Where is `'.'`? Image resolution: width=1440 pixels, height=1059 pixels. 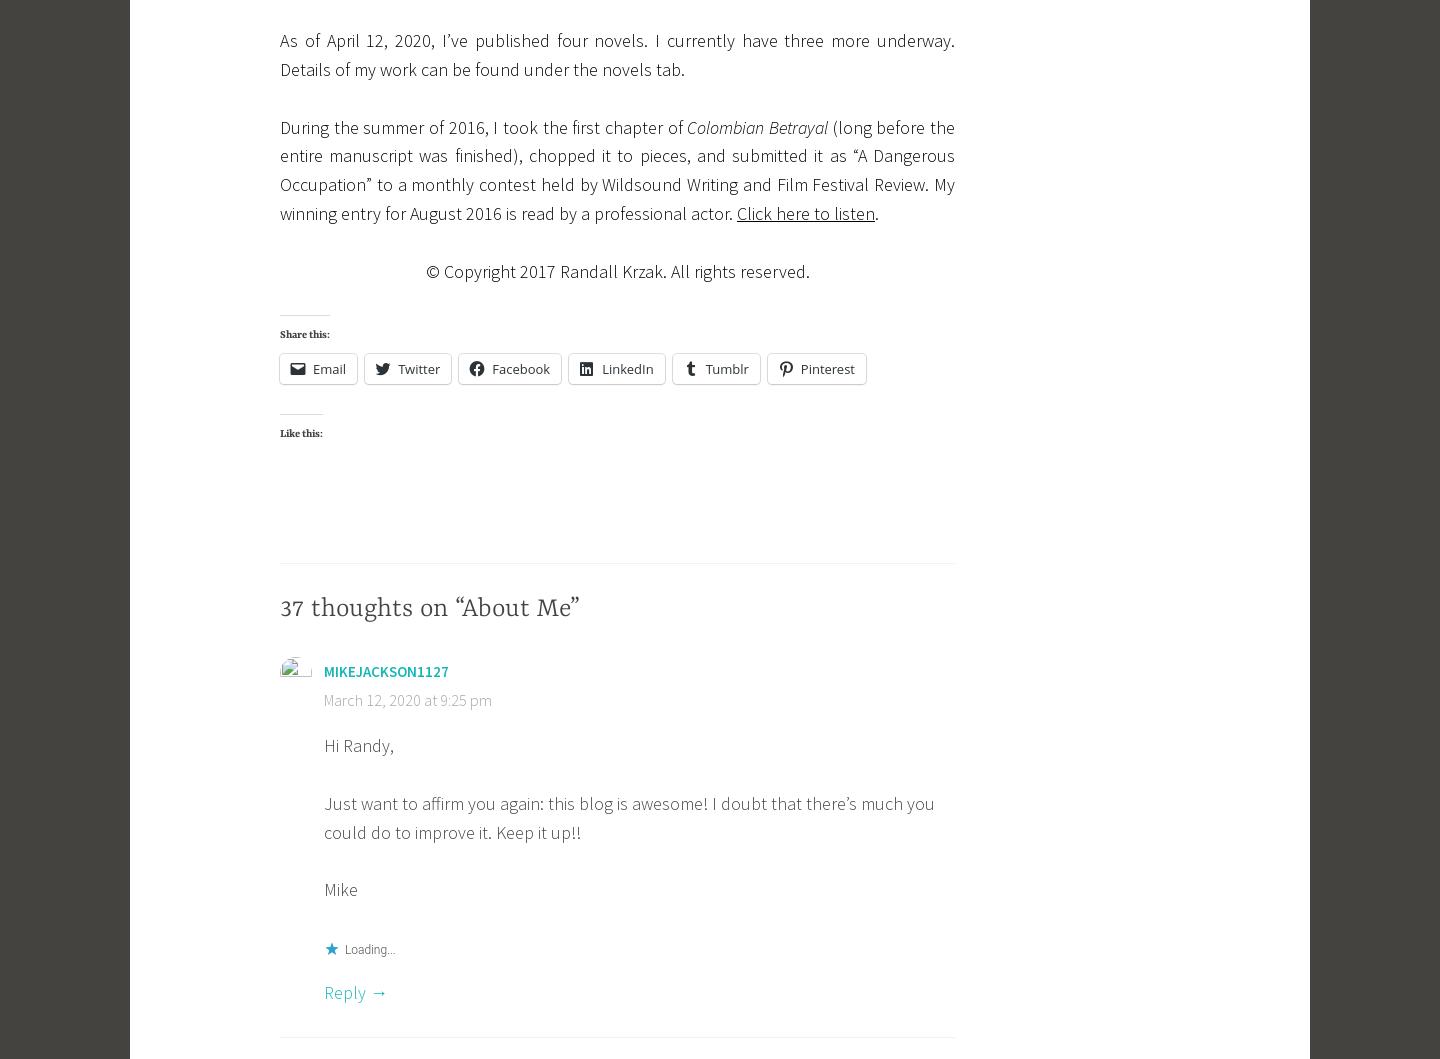
'.' is located at coordinates (873, 212).